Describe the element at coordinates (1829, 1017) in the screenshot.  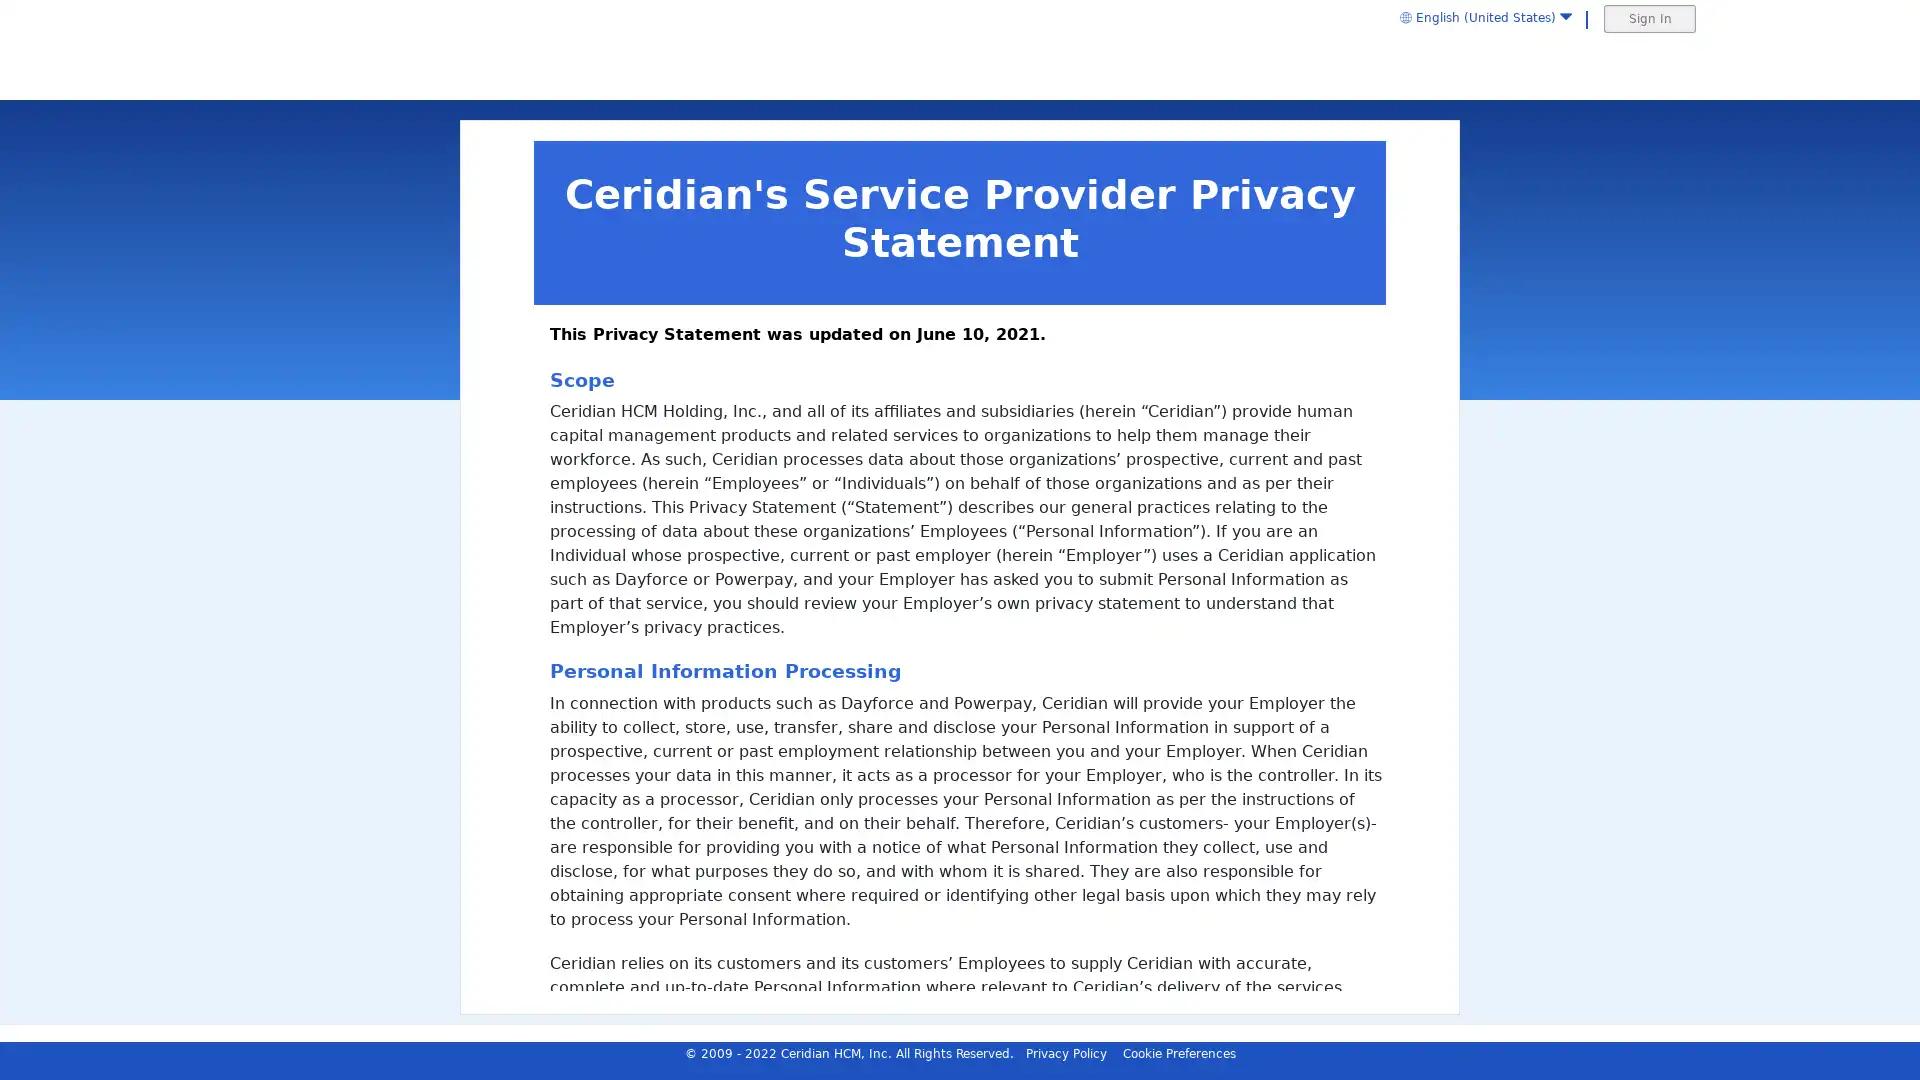
I see `Accept` at that location.